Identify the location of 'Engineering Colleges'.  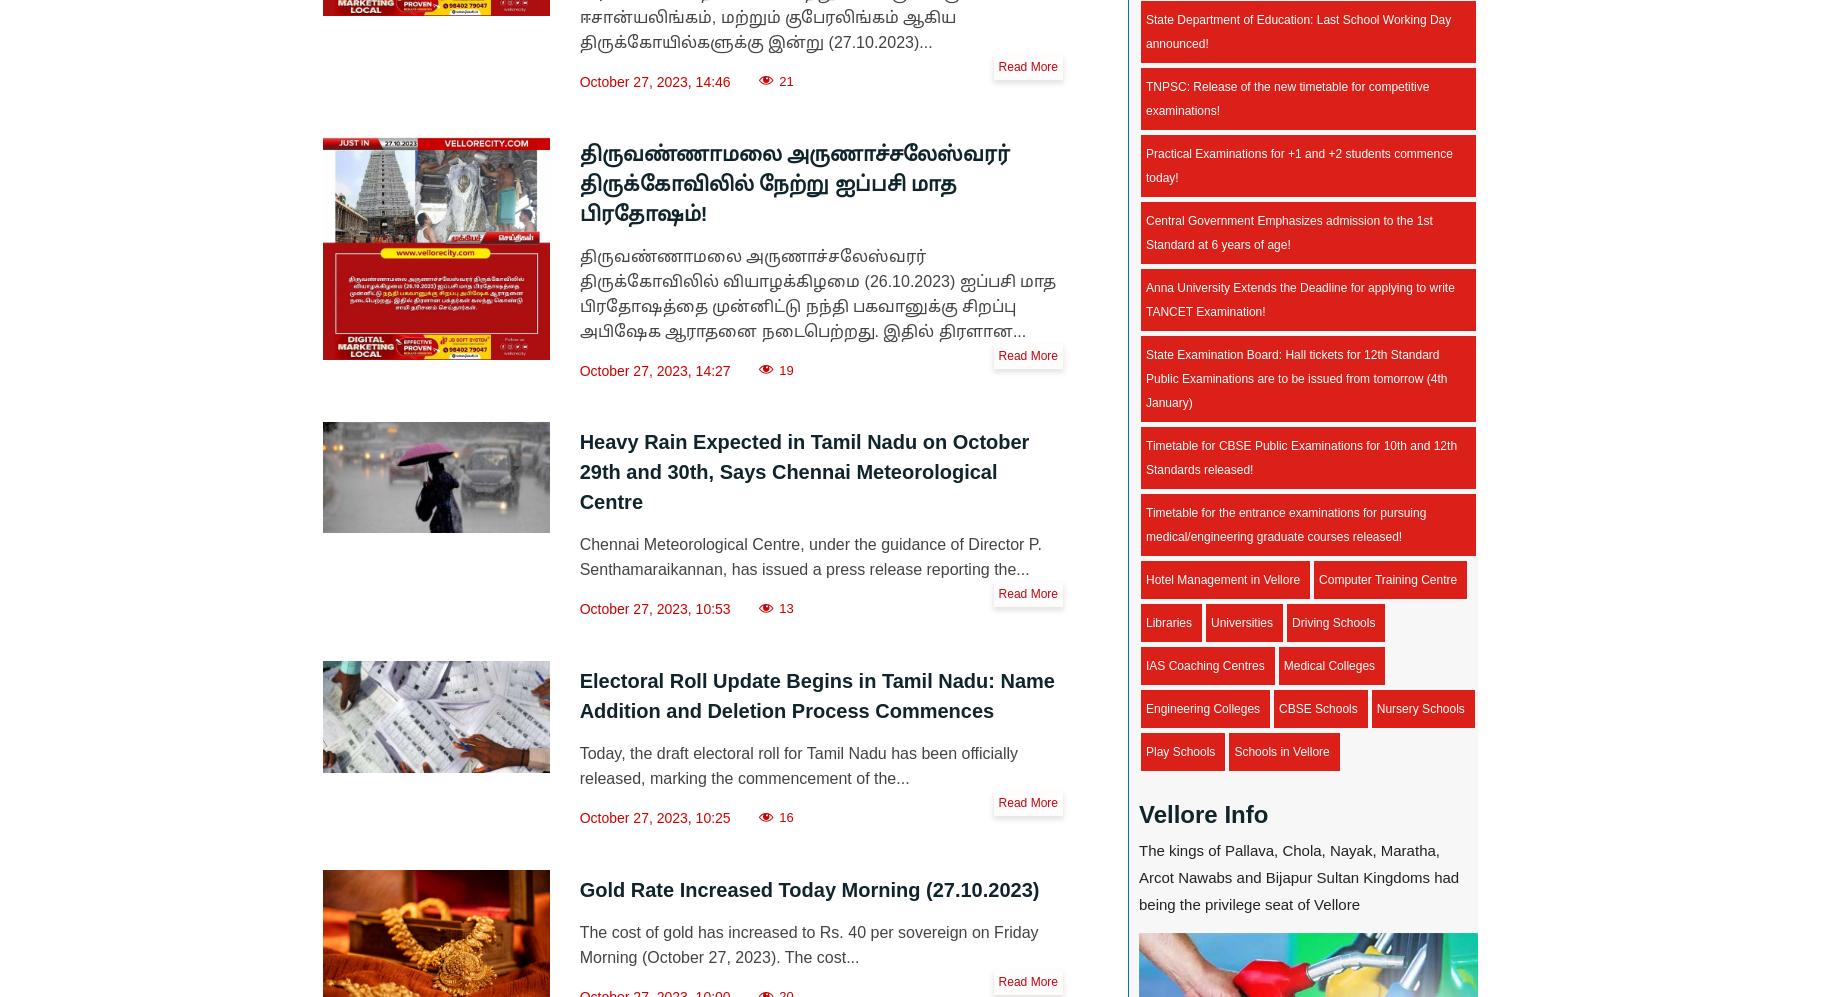
(1146, 707).